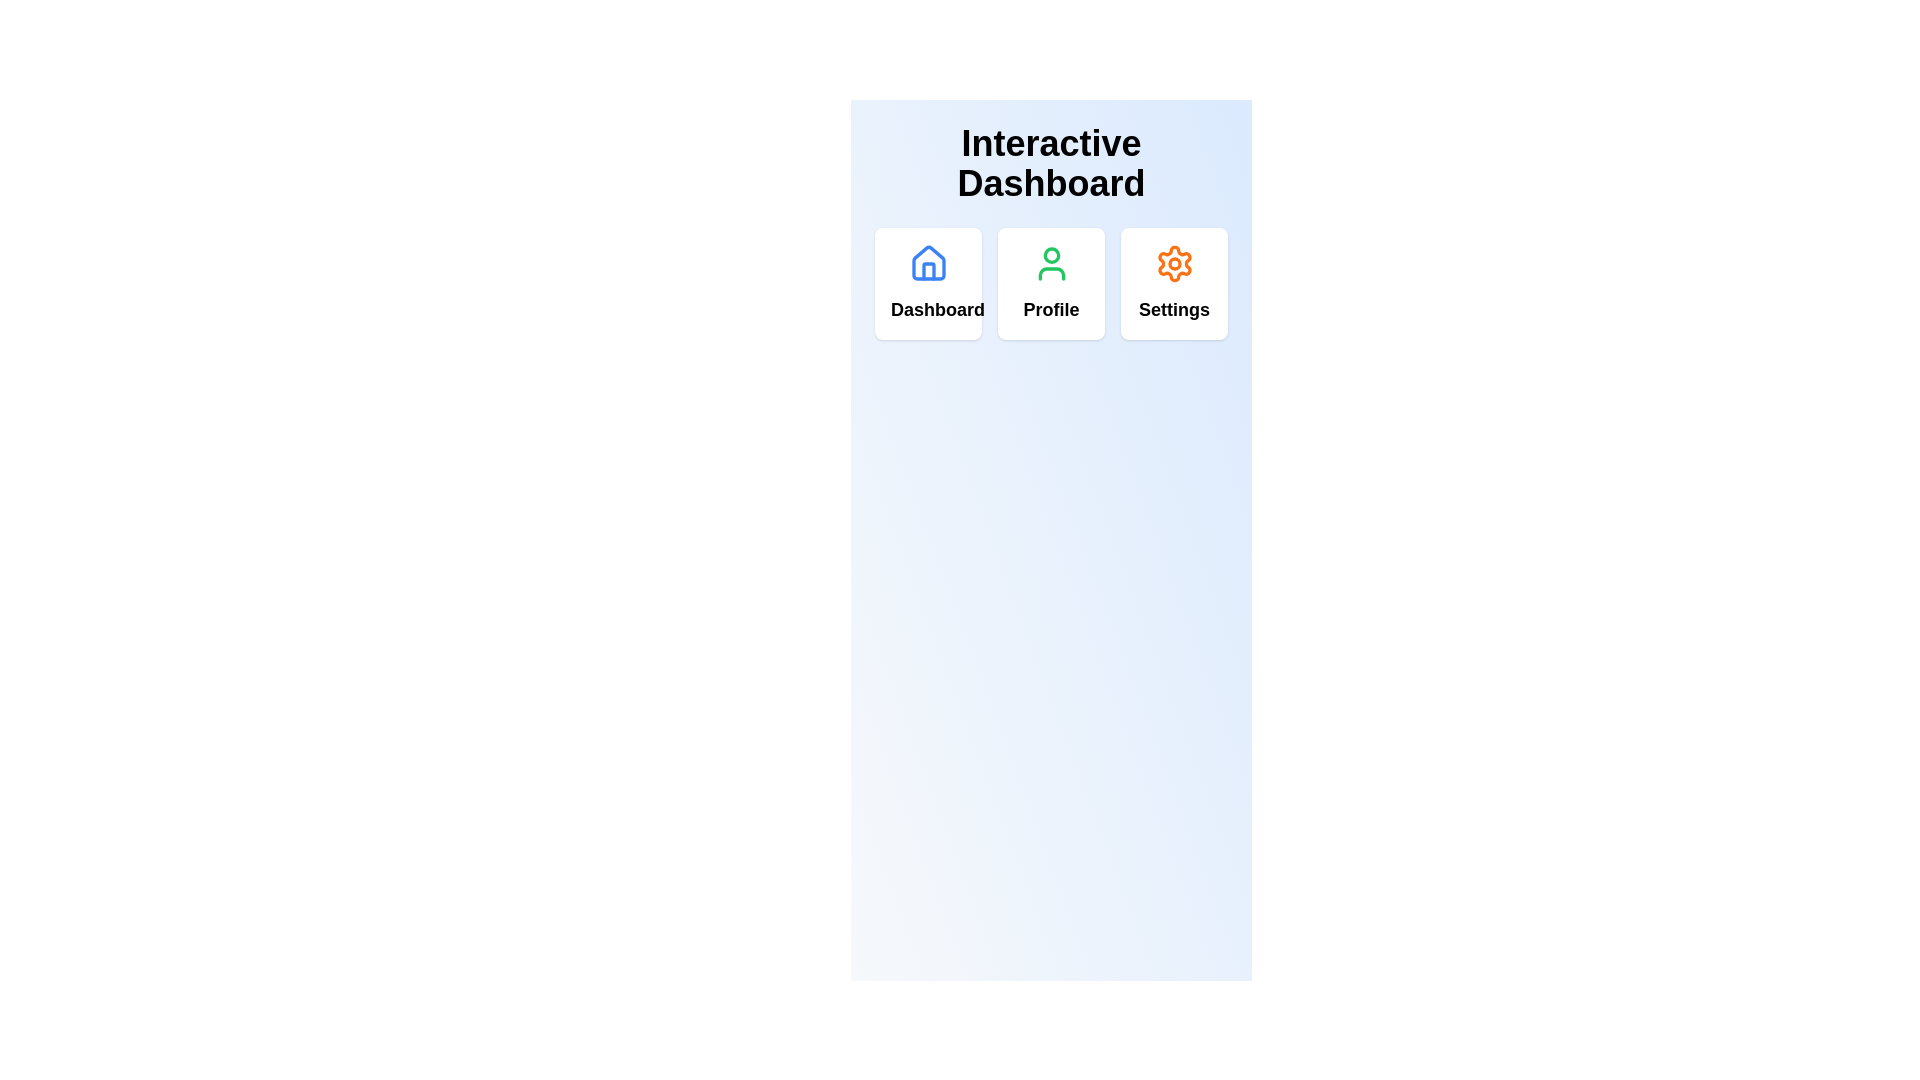 This screenshot has height=1080, width=1920. What do you see at coordinates (1174, 262) in the screenshot?
I see `the small circular shape with an orange outline located at the center of the settings icon, which is part of a horizontal row of icons labeled Dashboard, Profile, and Settings` at bounding box center [1174, 262].